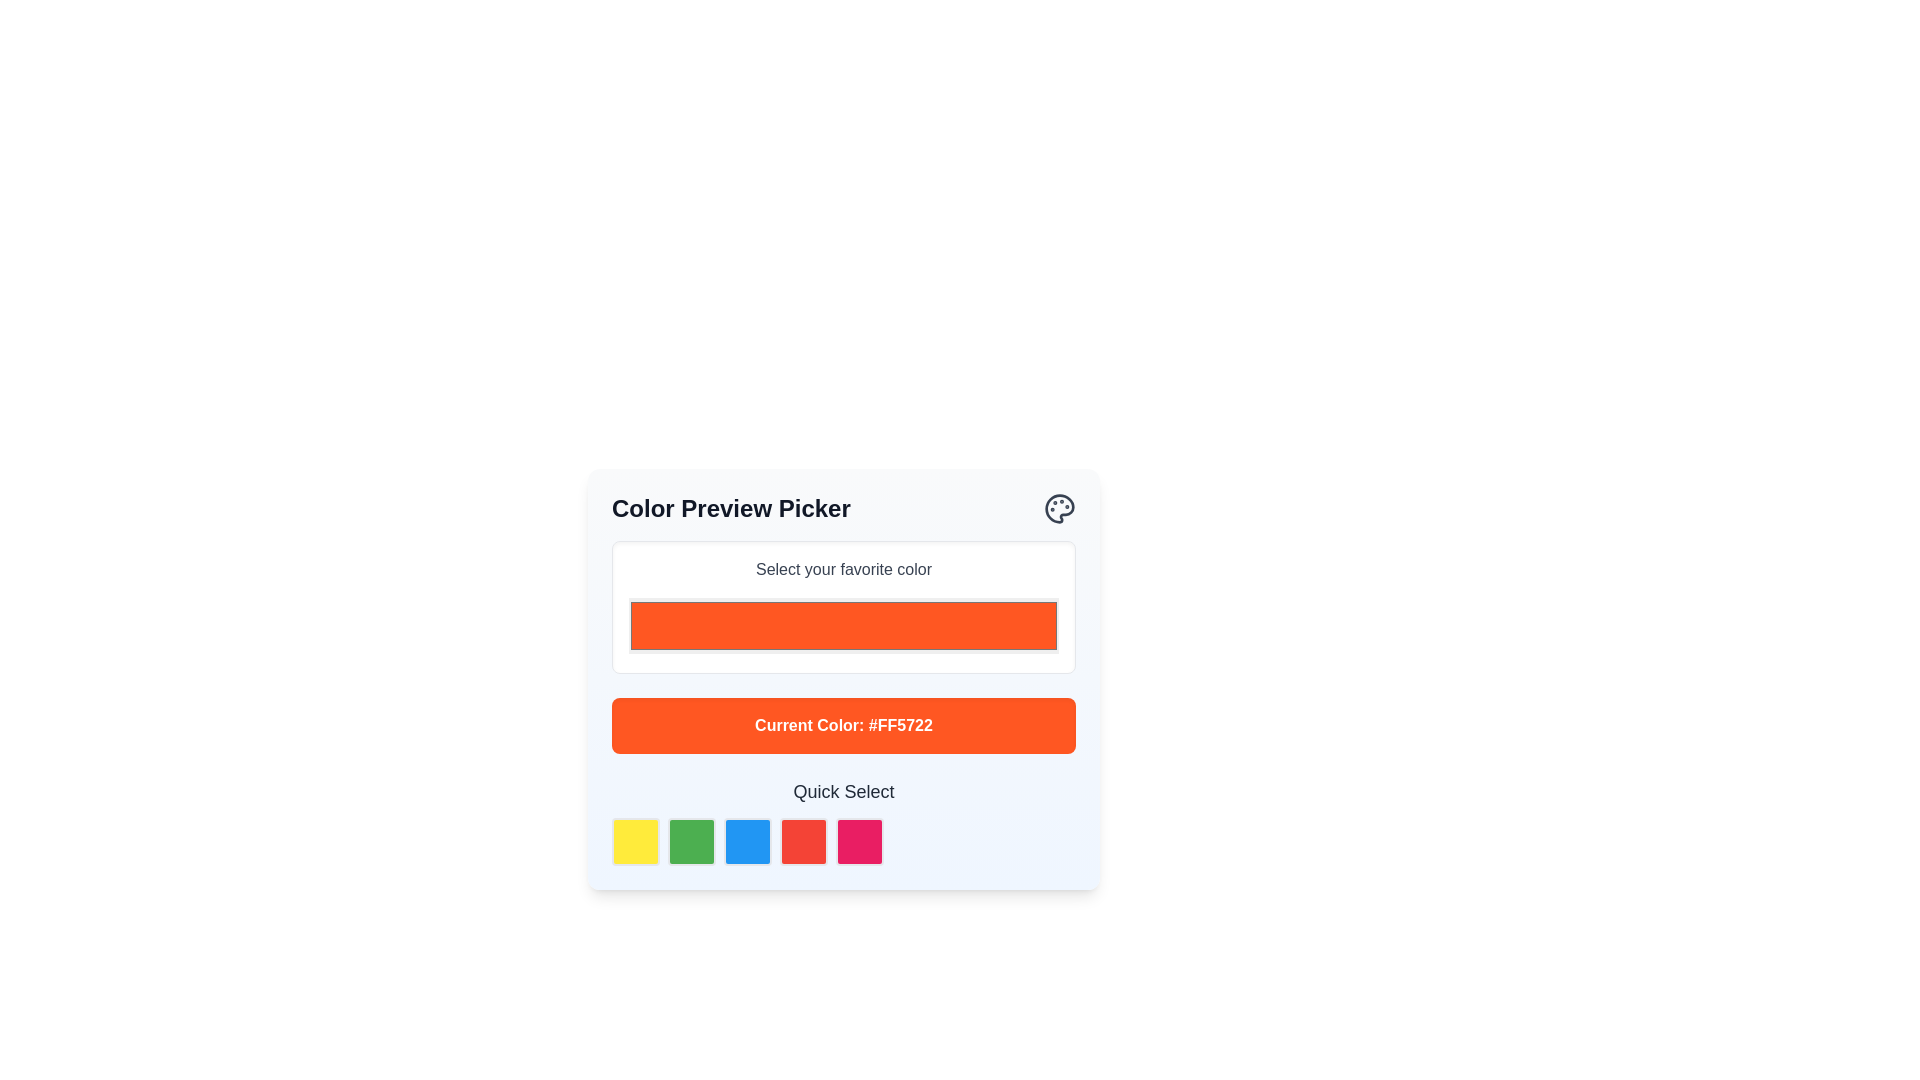  Describe the element at coordinates (859, 841) in the screenshot. I see `the fifth square button in the 'Quick Select' row` at that location.